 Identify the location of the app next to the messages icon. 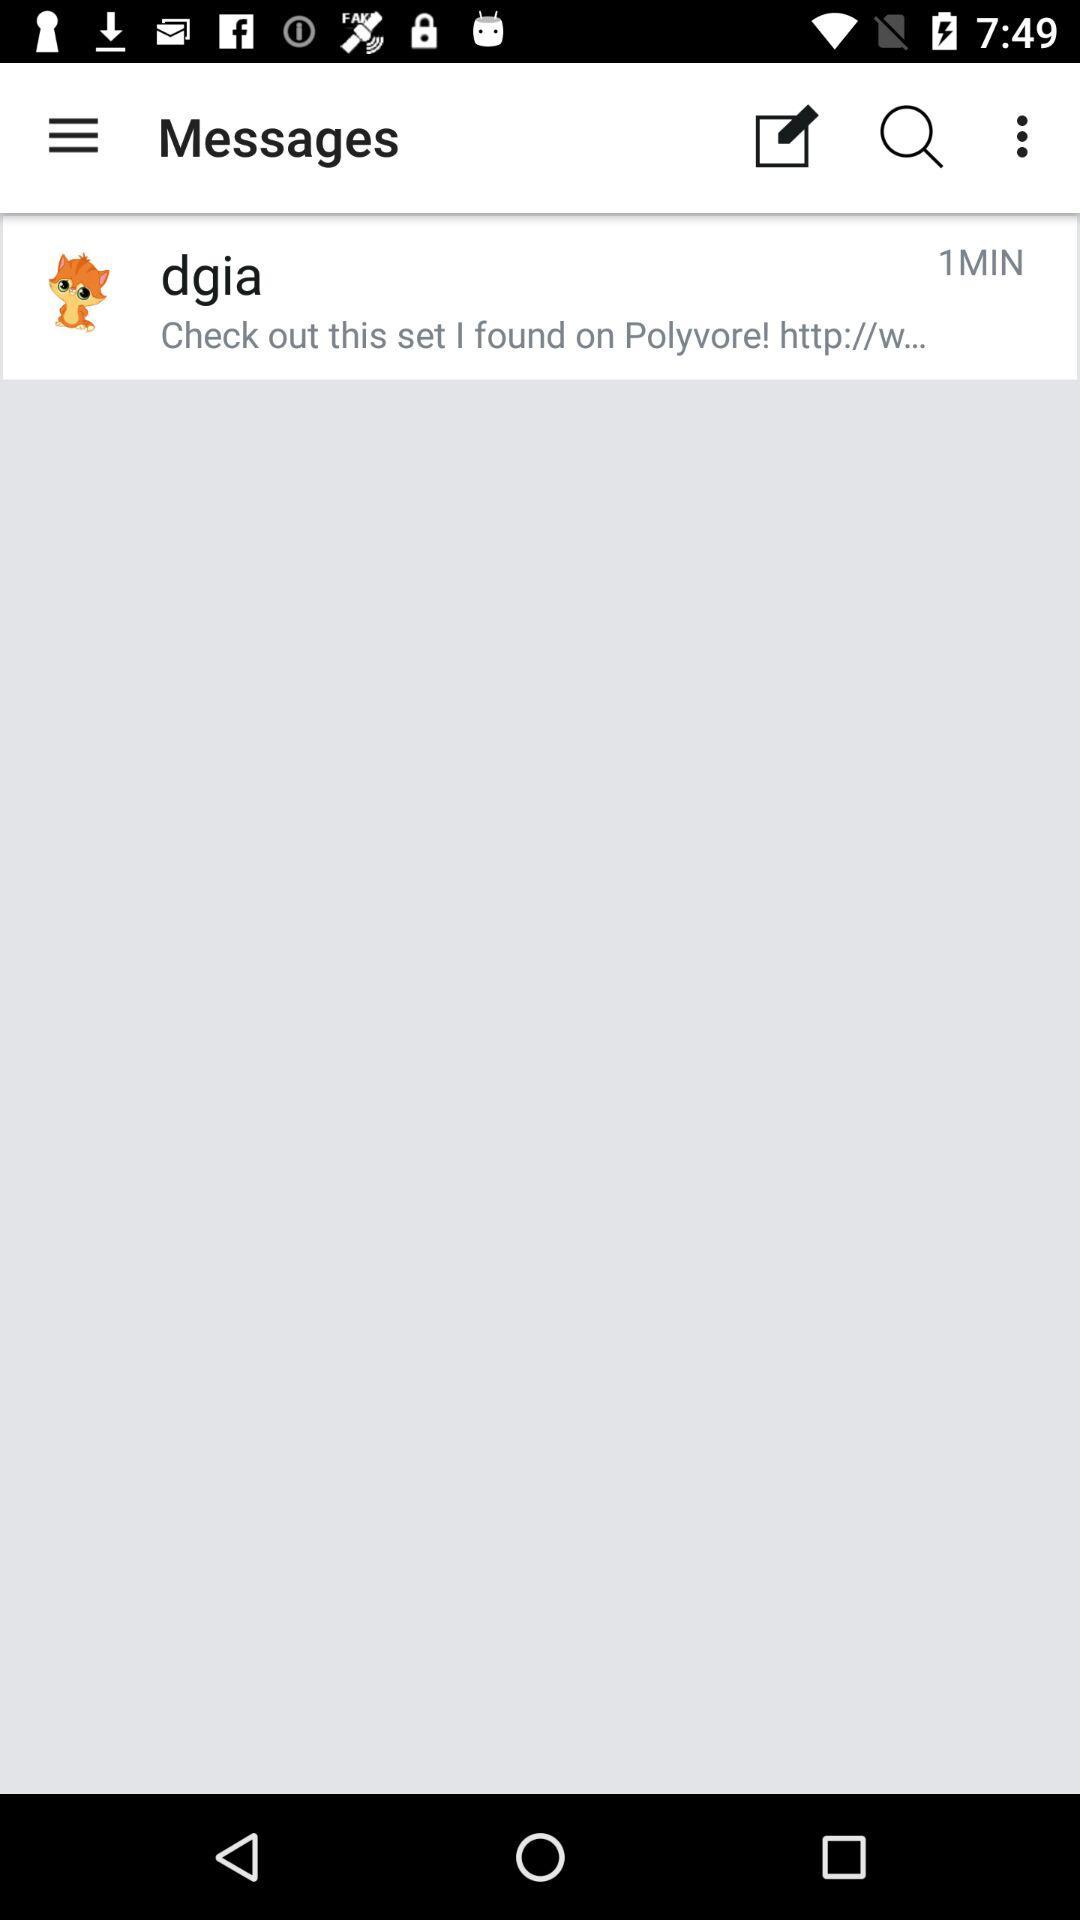
(785, 135).